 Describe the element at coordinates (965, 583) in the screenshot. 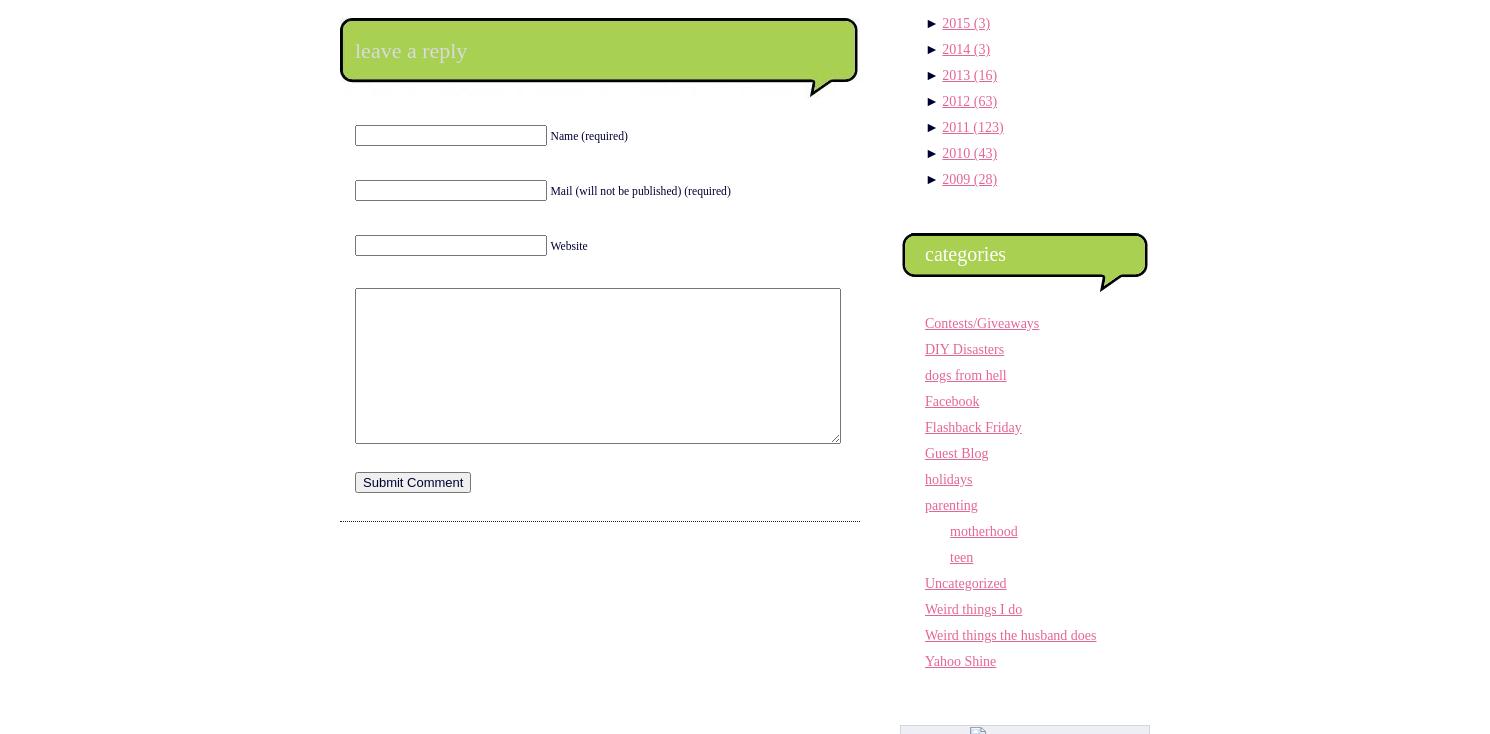

I see `'Uncategorized'` at that location.